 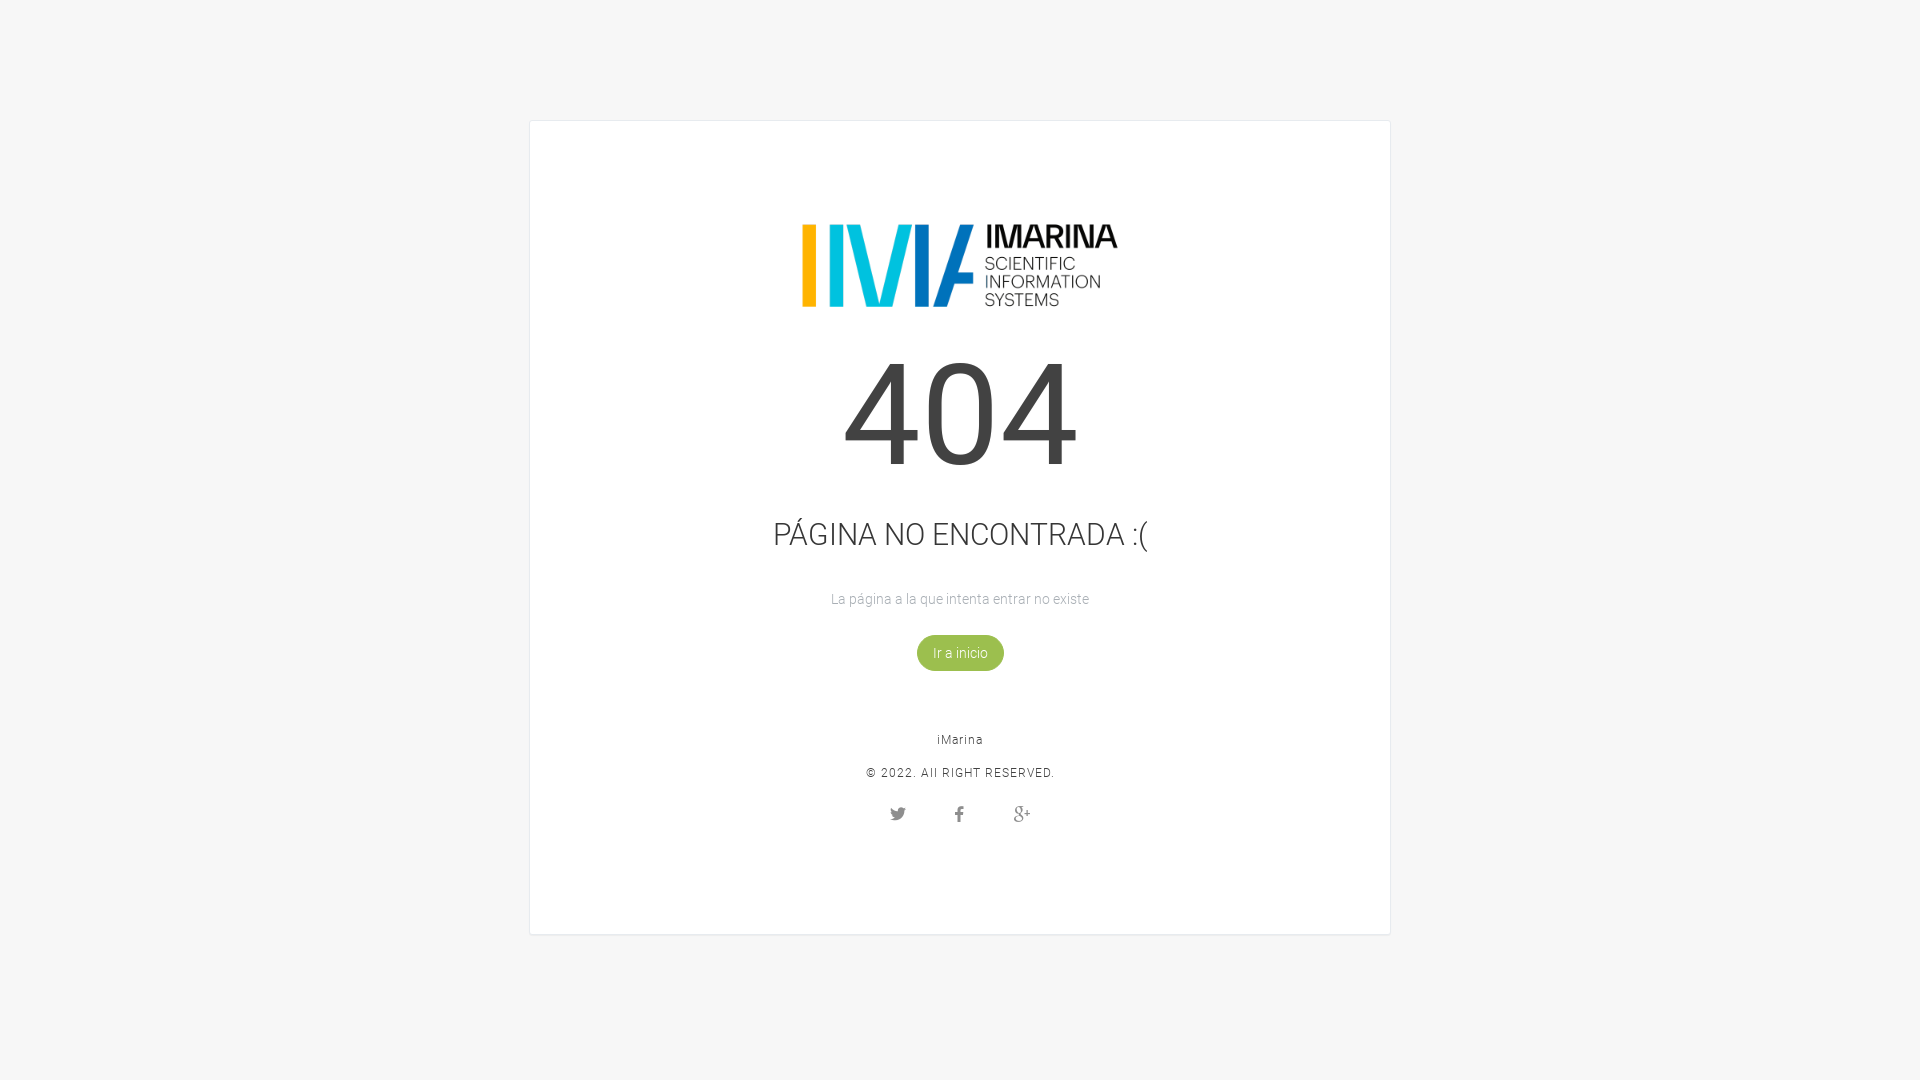 I want to click on 'Ir a inicio', so click(x=915, y=652).